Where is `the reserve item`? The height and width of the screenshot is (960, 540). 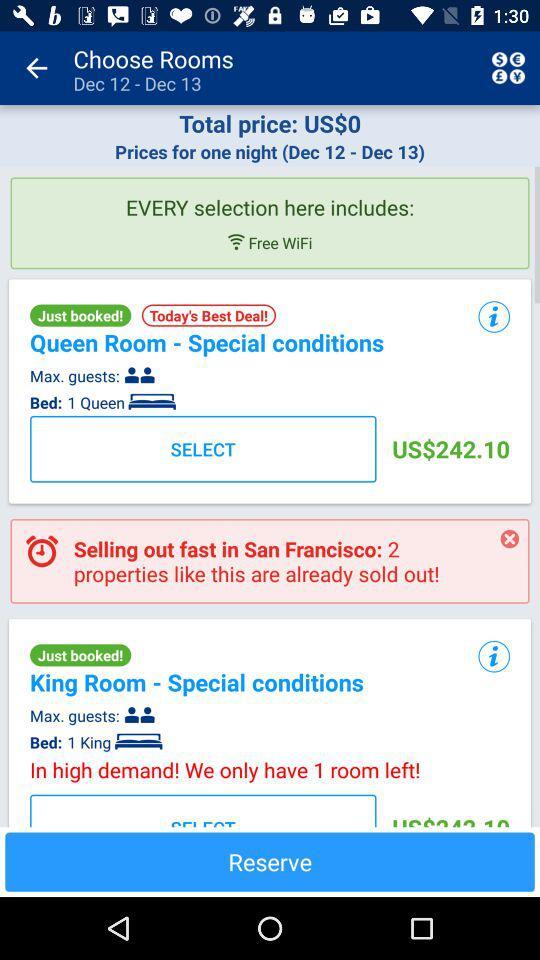 the reserve item is located at coordinates (270, 861).